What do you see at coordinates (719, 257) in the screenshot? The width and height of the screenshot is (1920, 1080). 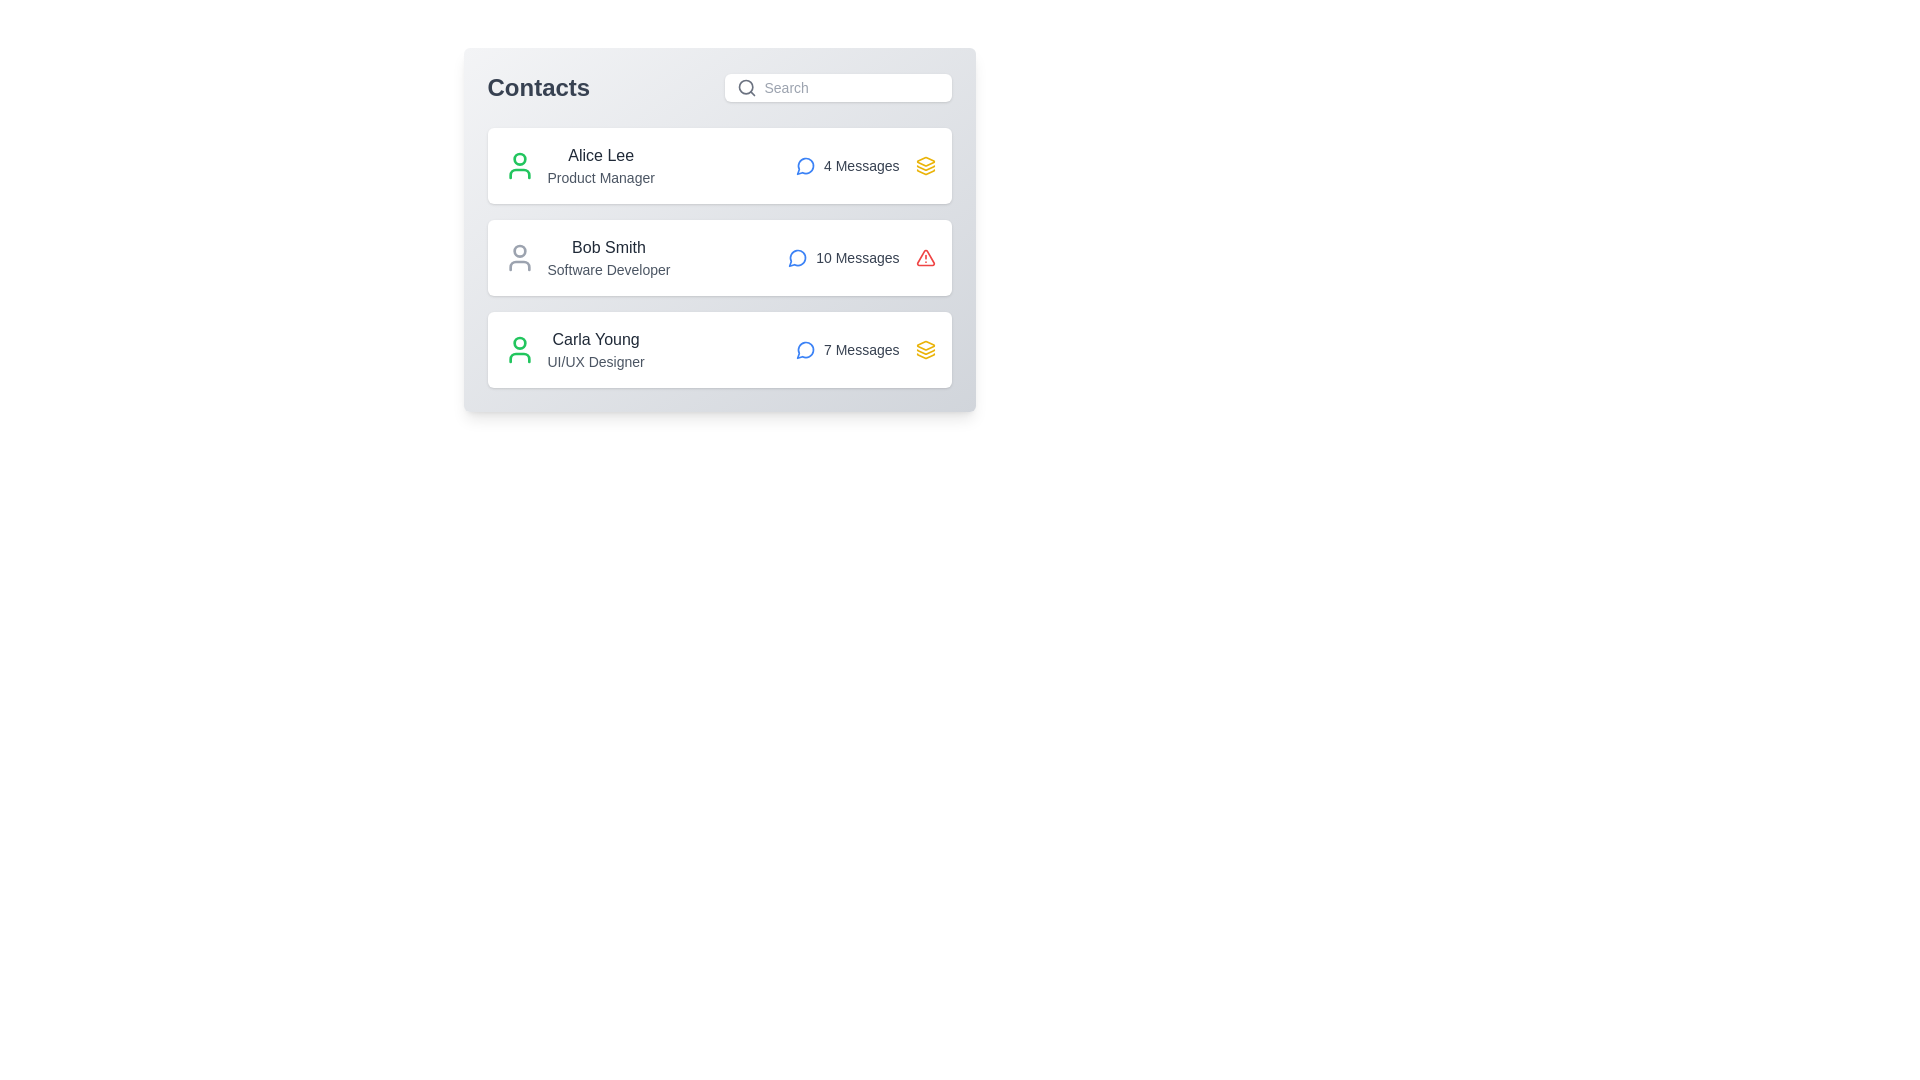 I see `the contact item corresponding to Bob Smith` at bounding box center [719, 257].